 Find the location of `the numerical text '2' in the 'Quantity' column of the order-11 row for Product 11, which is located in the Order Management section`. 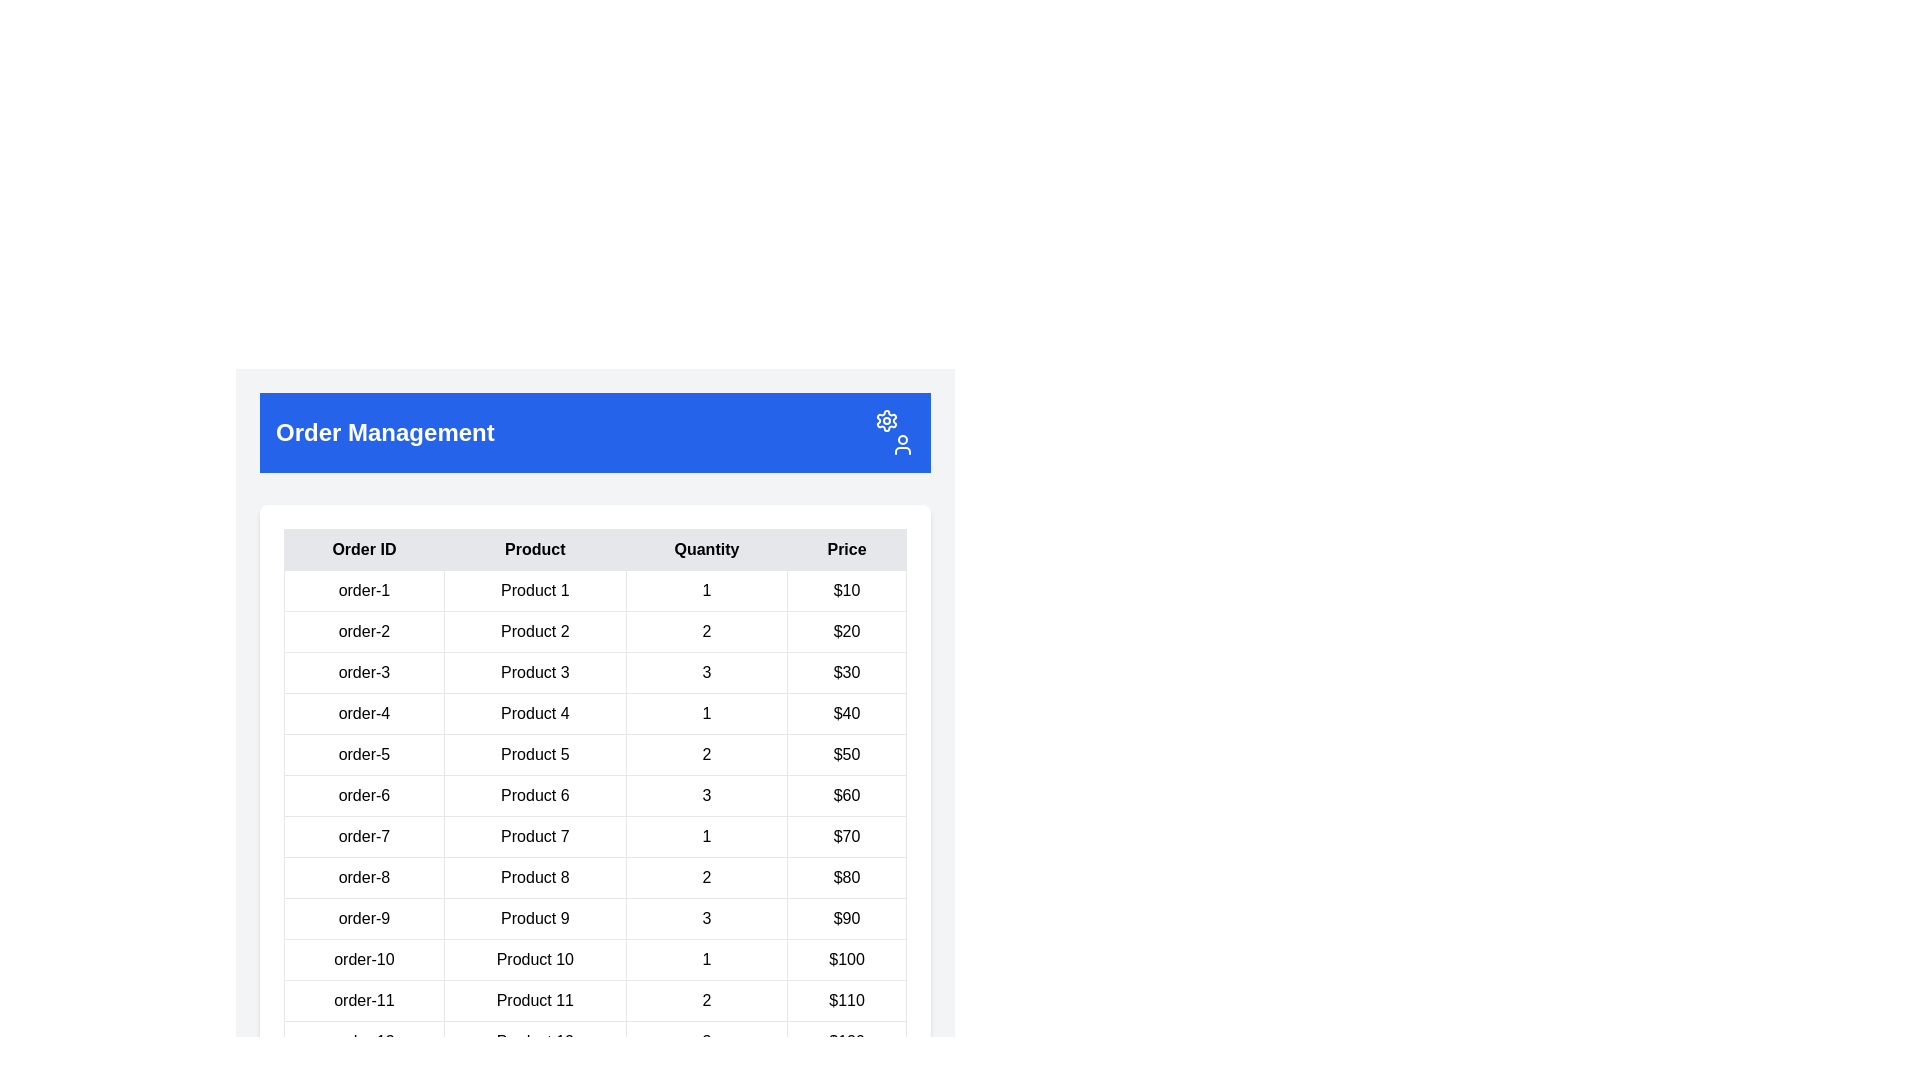

the numerical text '2' in the 'Quantity' column of the order-11 row for Product 11, which is located in the Order Management section is located at coordinates (706, 1001).